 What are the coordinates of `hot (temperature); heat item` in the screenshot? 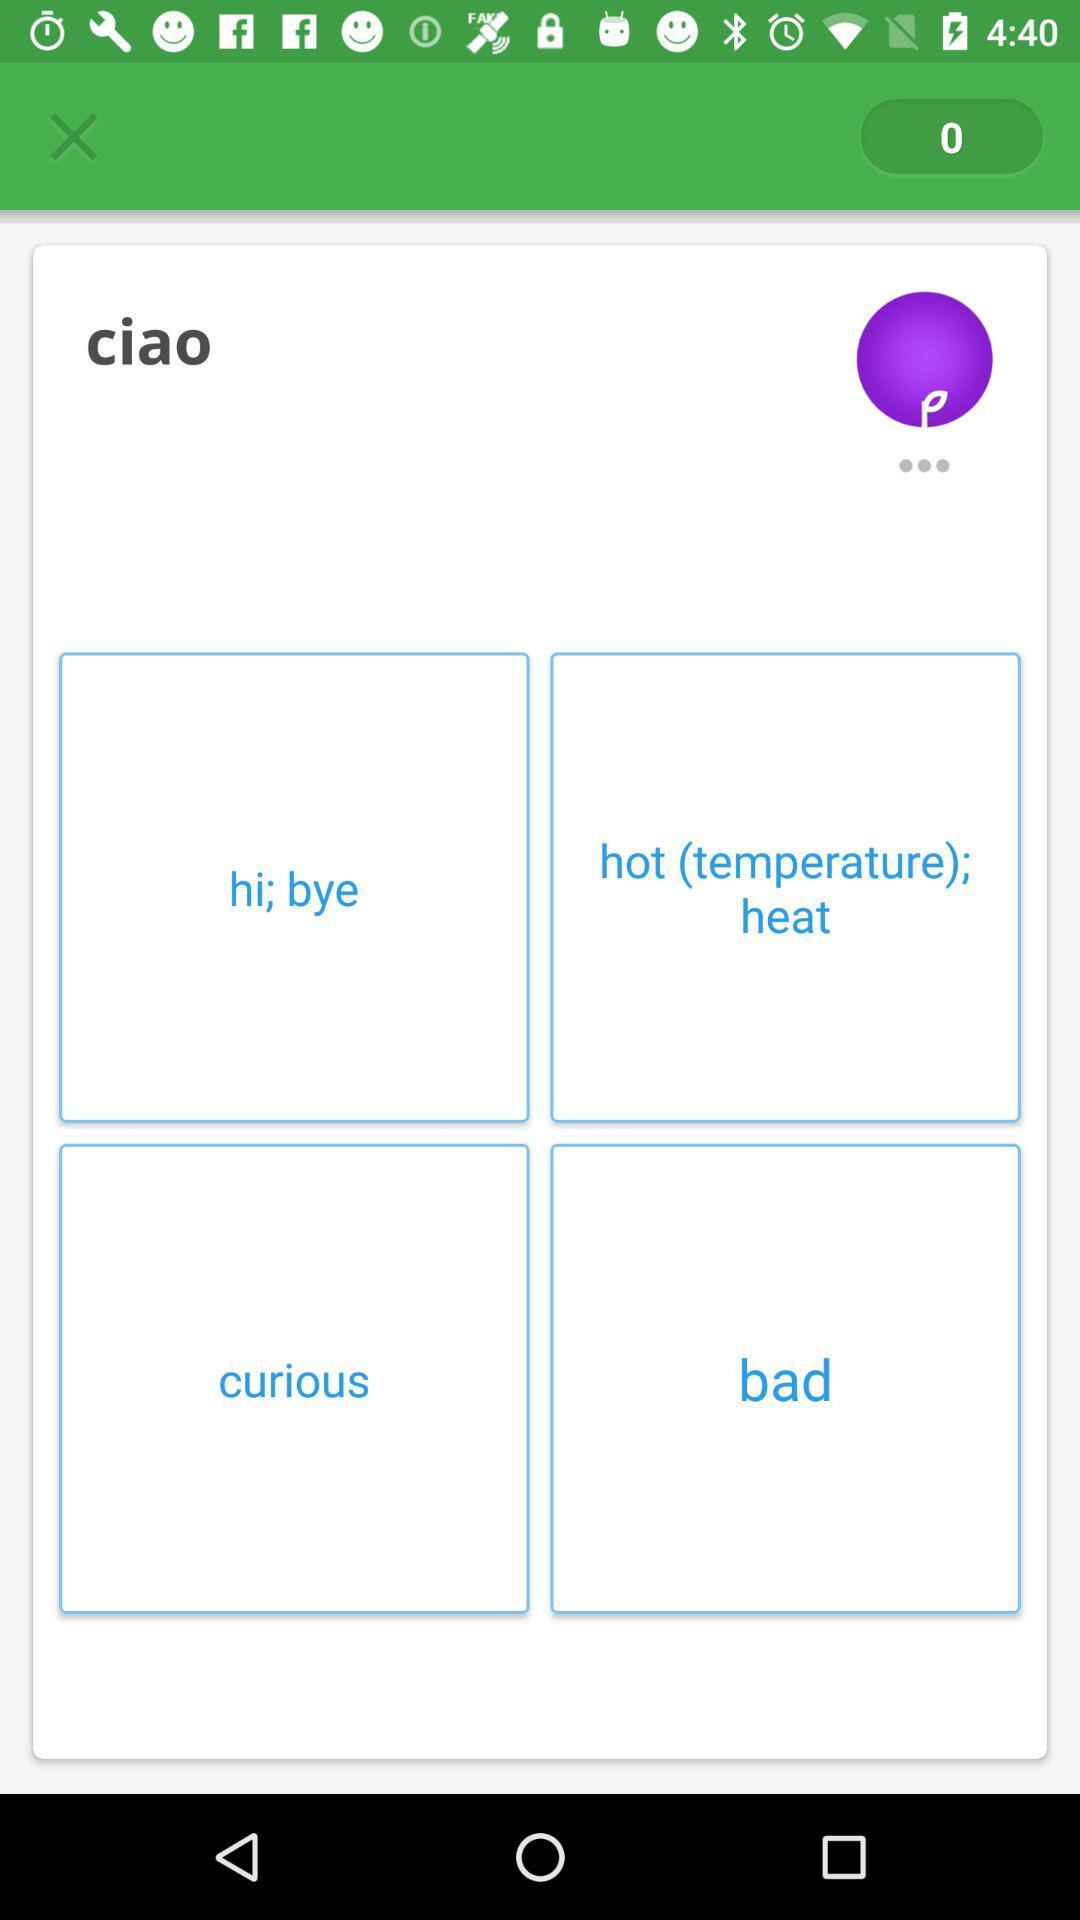 It's located at (784, 886).